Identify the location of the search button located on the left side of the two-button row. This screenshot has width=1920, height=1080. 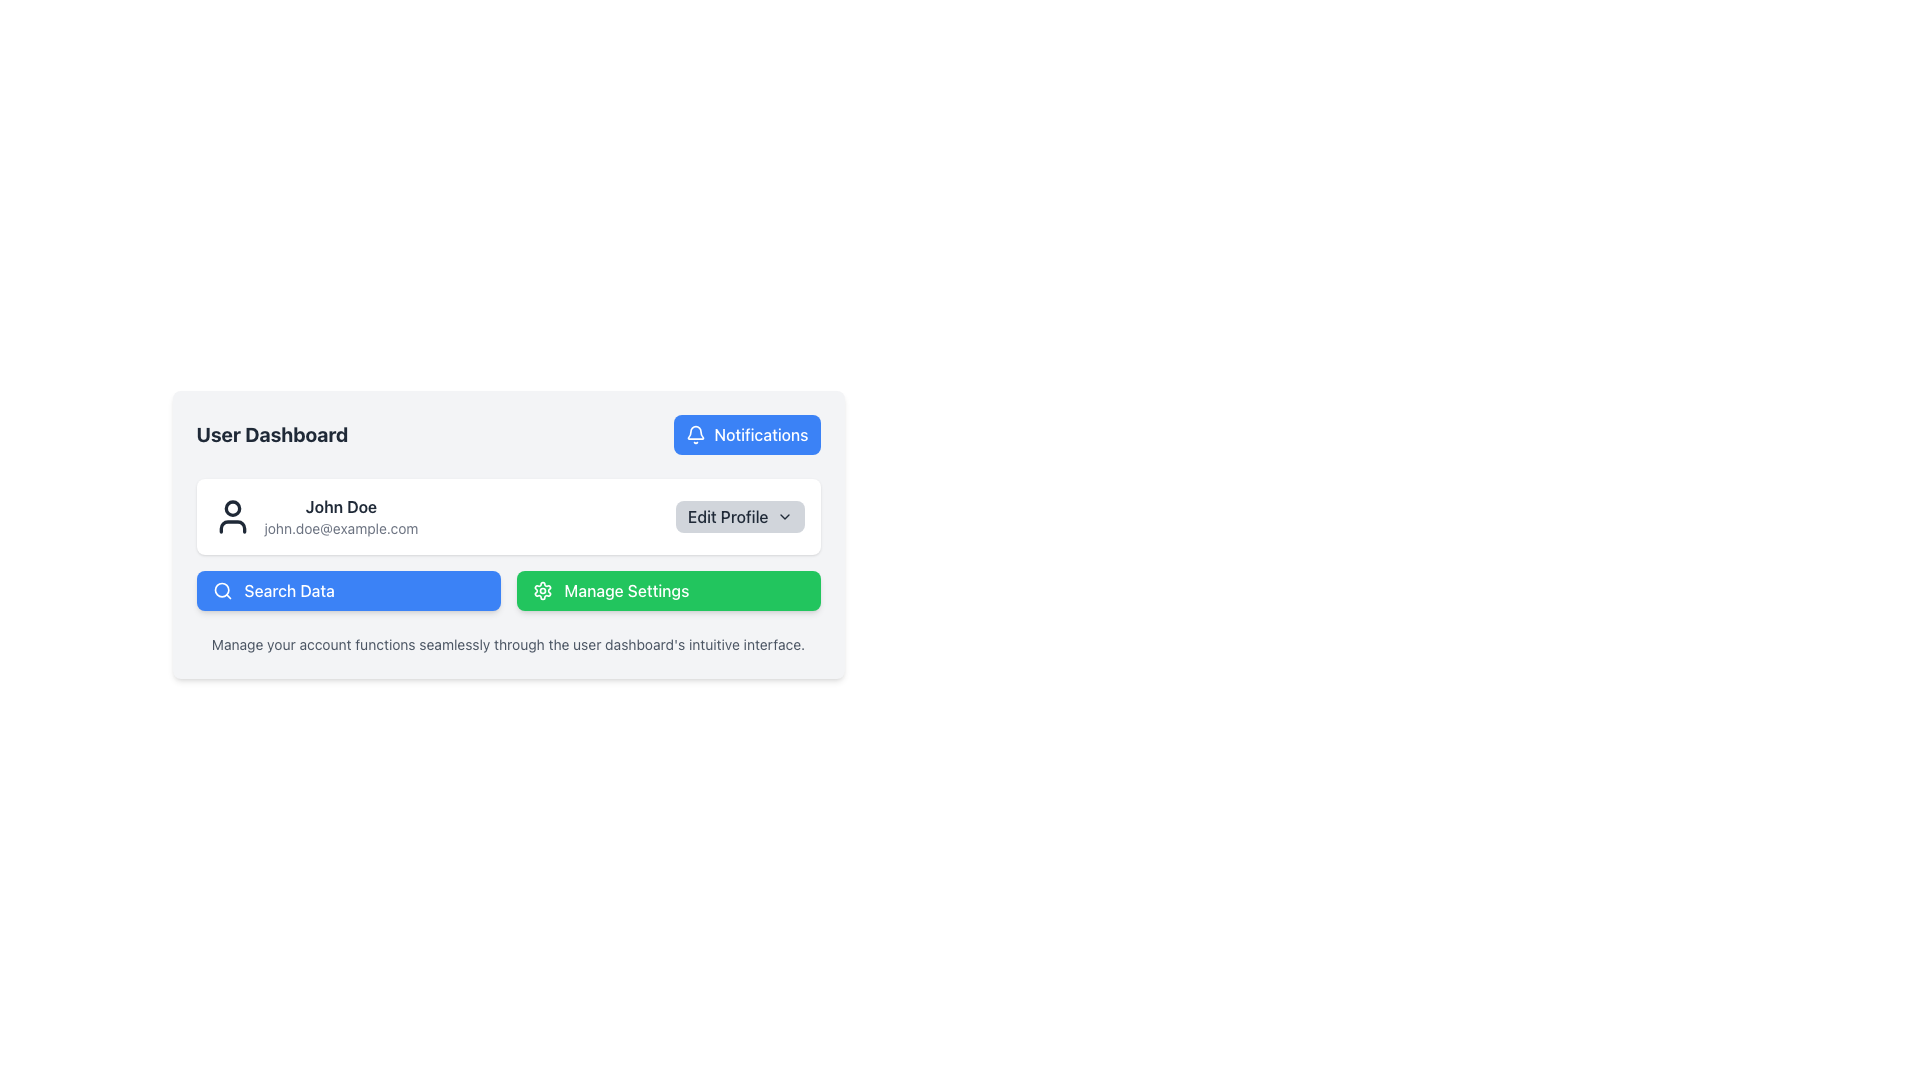
(348, 589).